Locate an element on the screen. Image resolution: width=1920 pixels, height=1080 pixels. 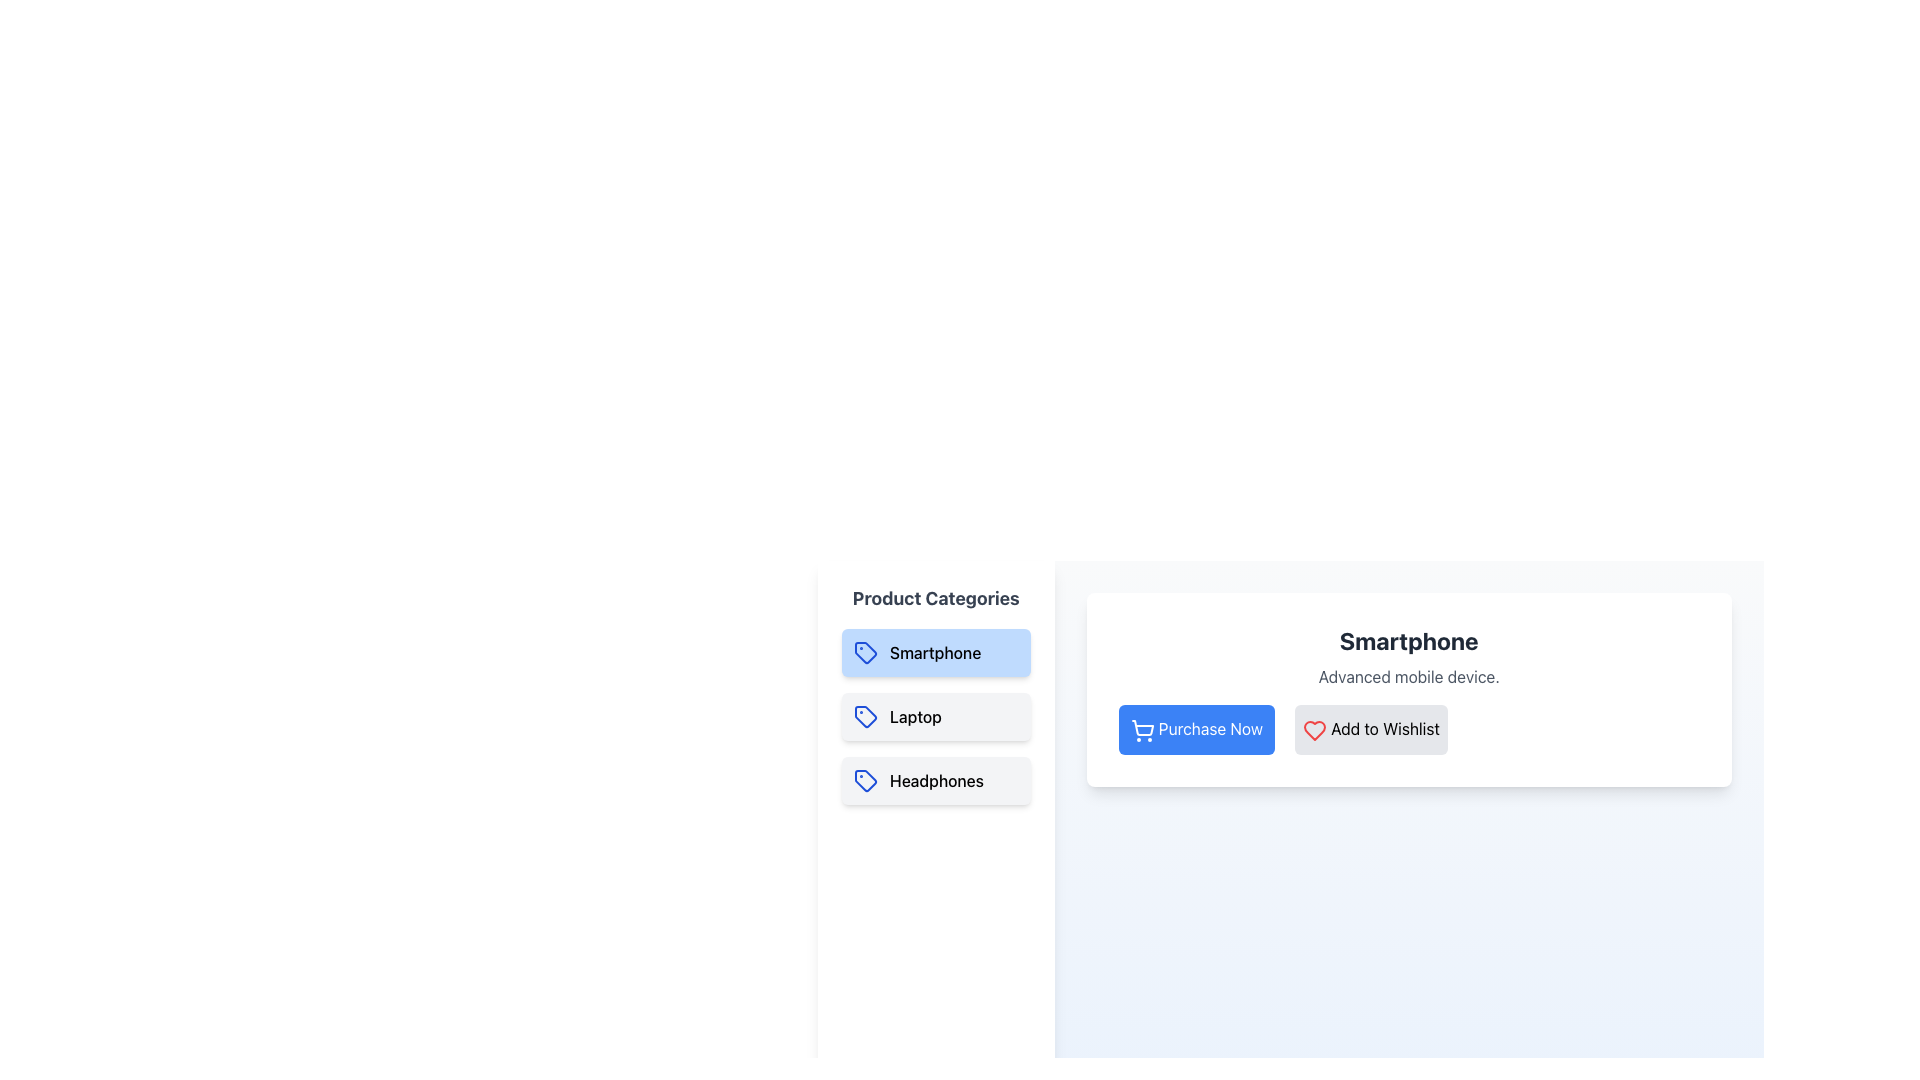
the 'Add to Wishlist' button, which is a light gray rectangular button with a red heart icon and text on its right, located next to the 'Purchase Now' button is located at coordinates (1370, 729).